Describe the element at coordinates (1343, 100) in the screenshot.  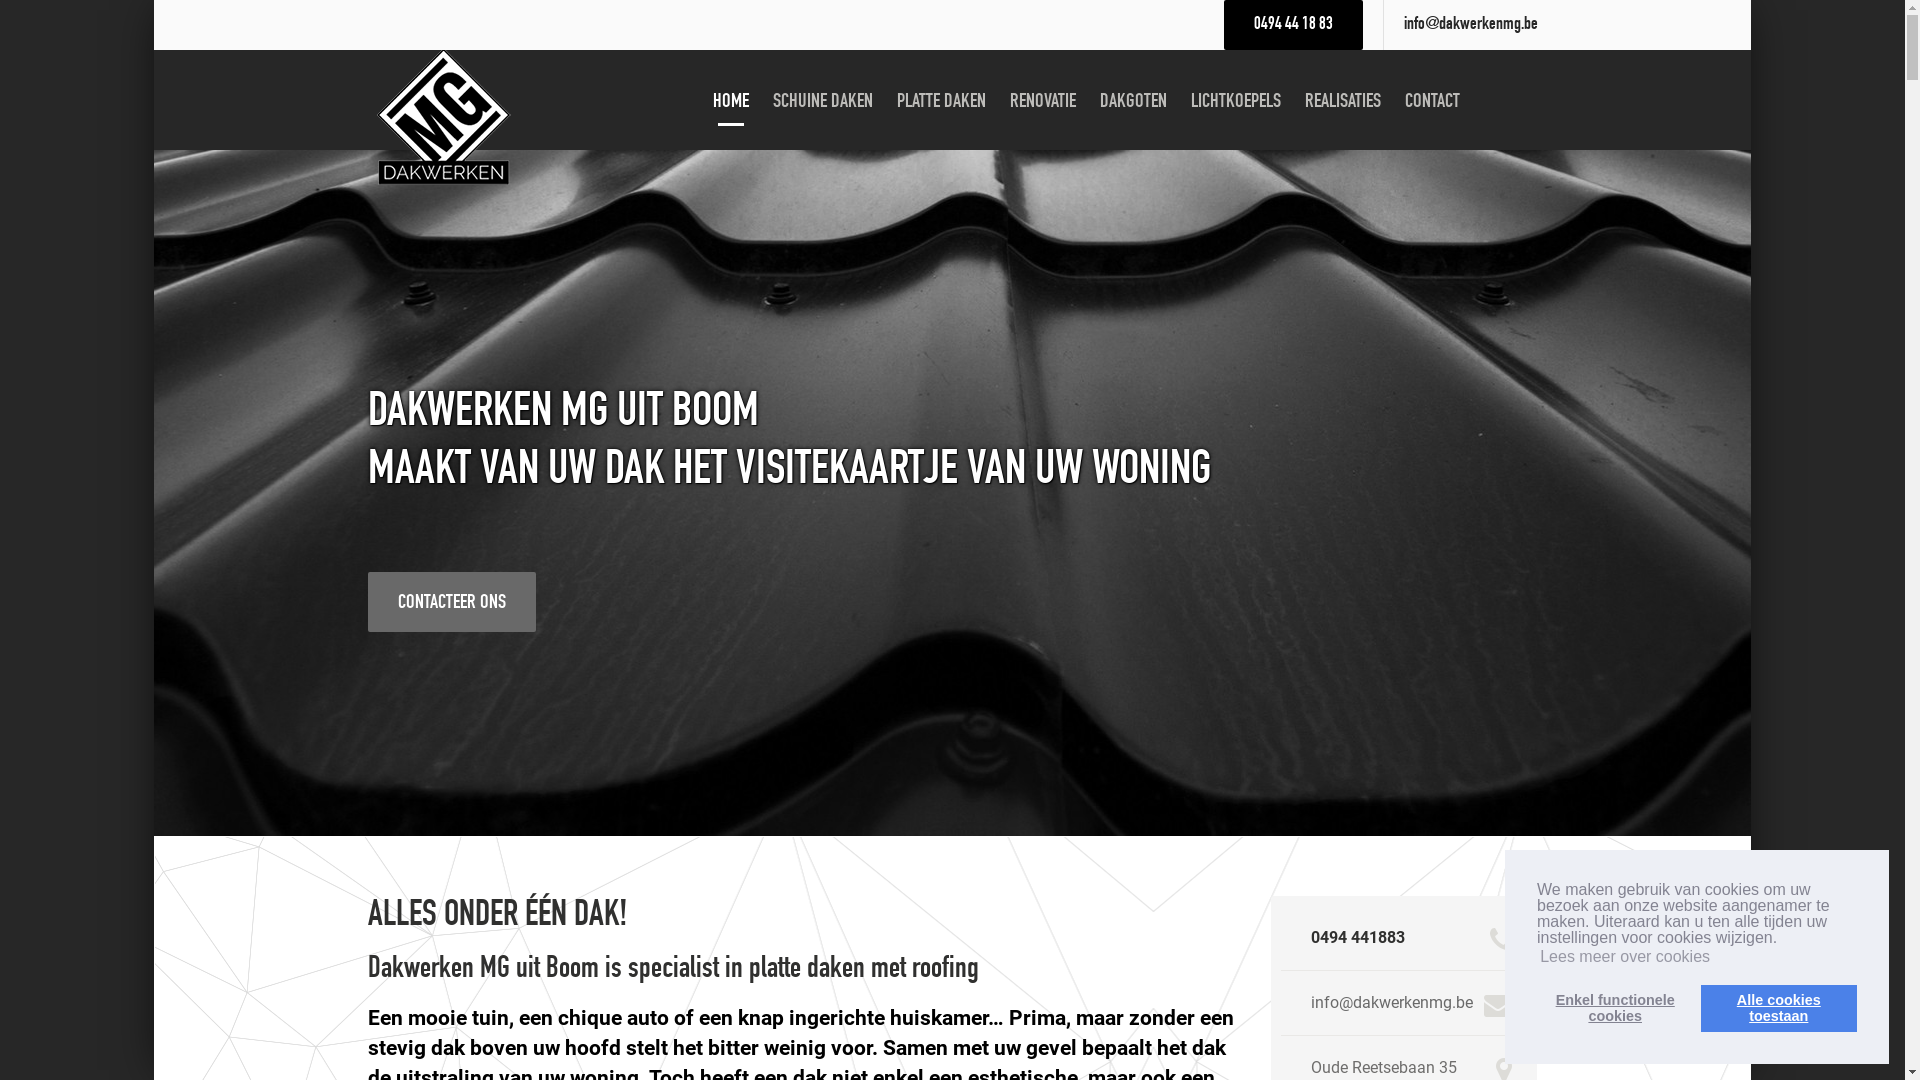
I see `'REALISATIES'` at that location.